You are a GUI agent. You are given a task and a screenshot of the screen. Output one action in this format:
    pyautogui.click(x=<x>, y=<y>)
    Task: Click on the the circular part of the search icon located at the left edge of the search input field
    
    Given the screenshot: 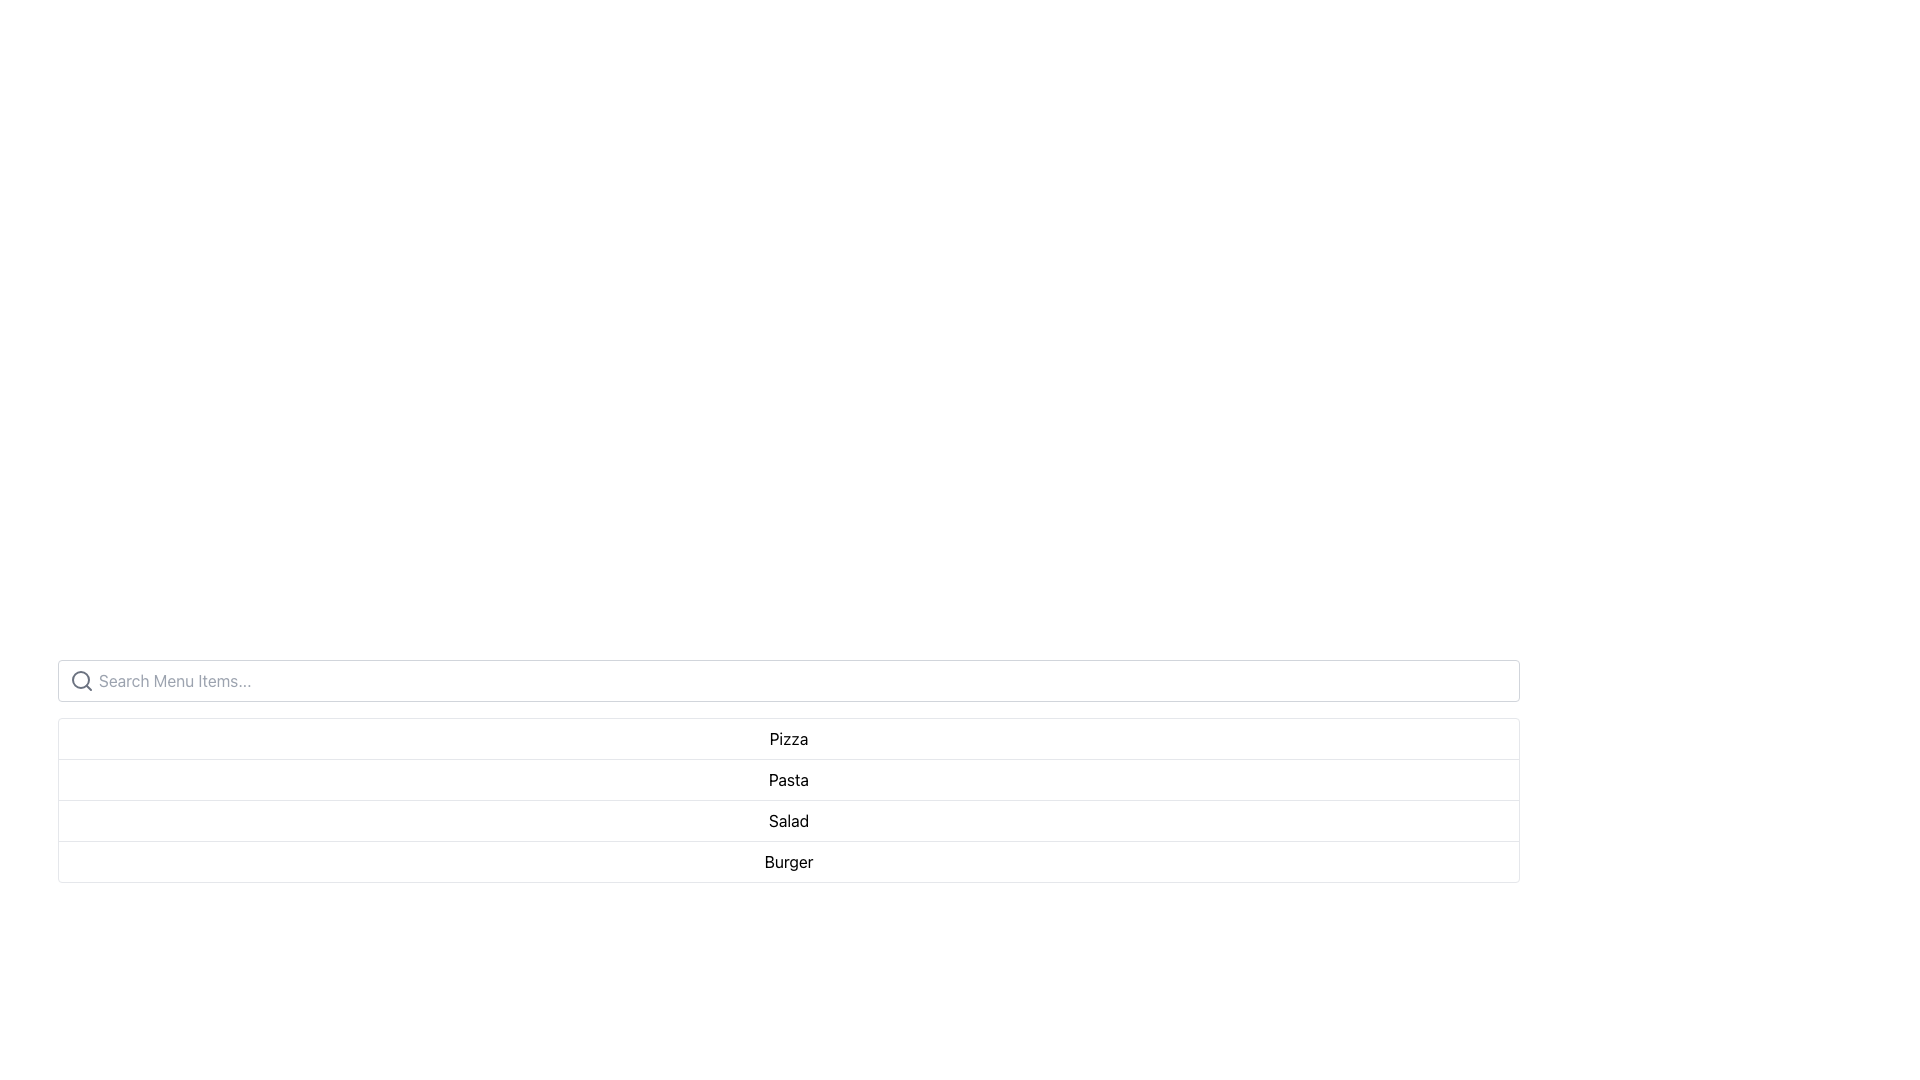 What is the action you would take?
    pyautogui.click(x=80, y=678)
    